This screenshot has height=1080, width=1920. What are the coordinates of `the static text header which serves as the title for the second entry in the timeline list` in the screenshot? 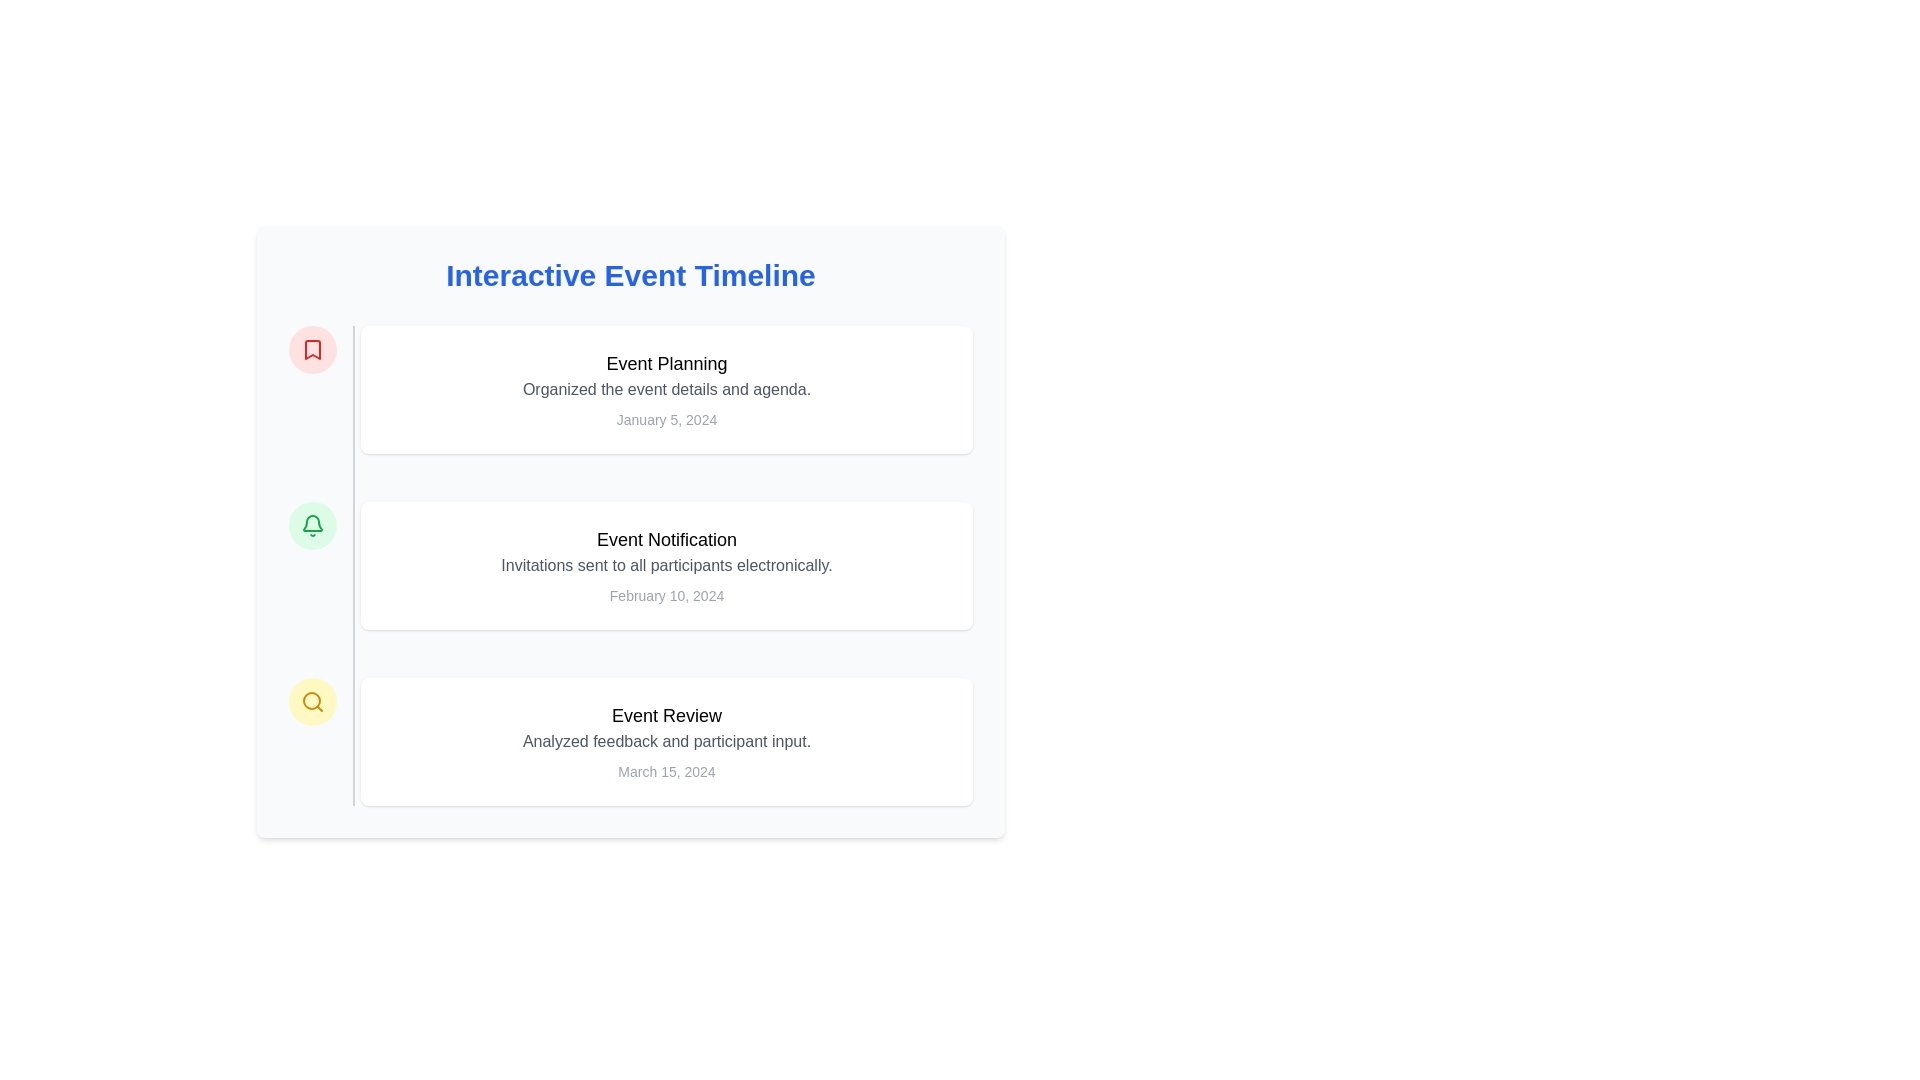 It's located at (667, 540).